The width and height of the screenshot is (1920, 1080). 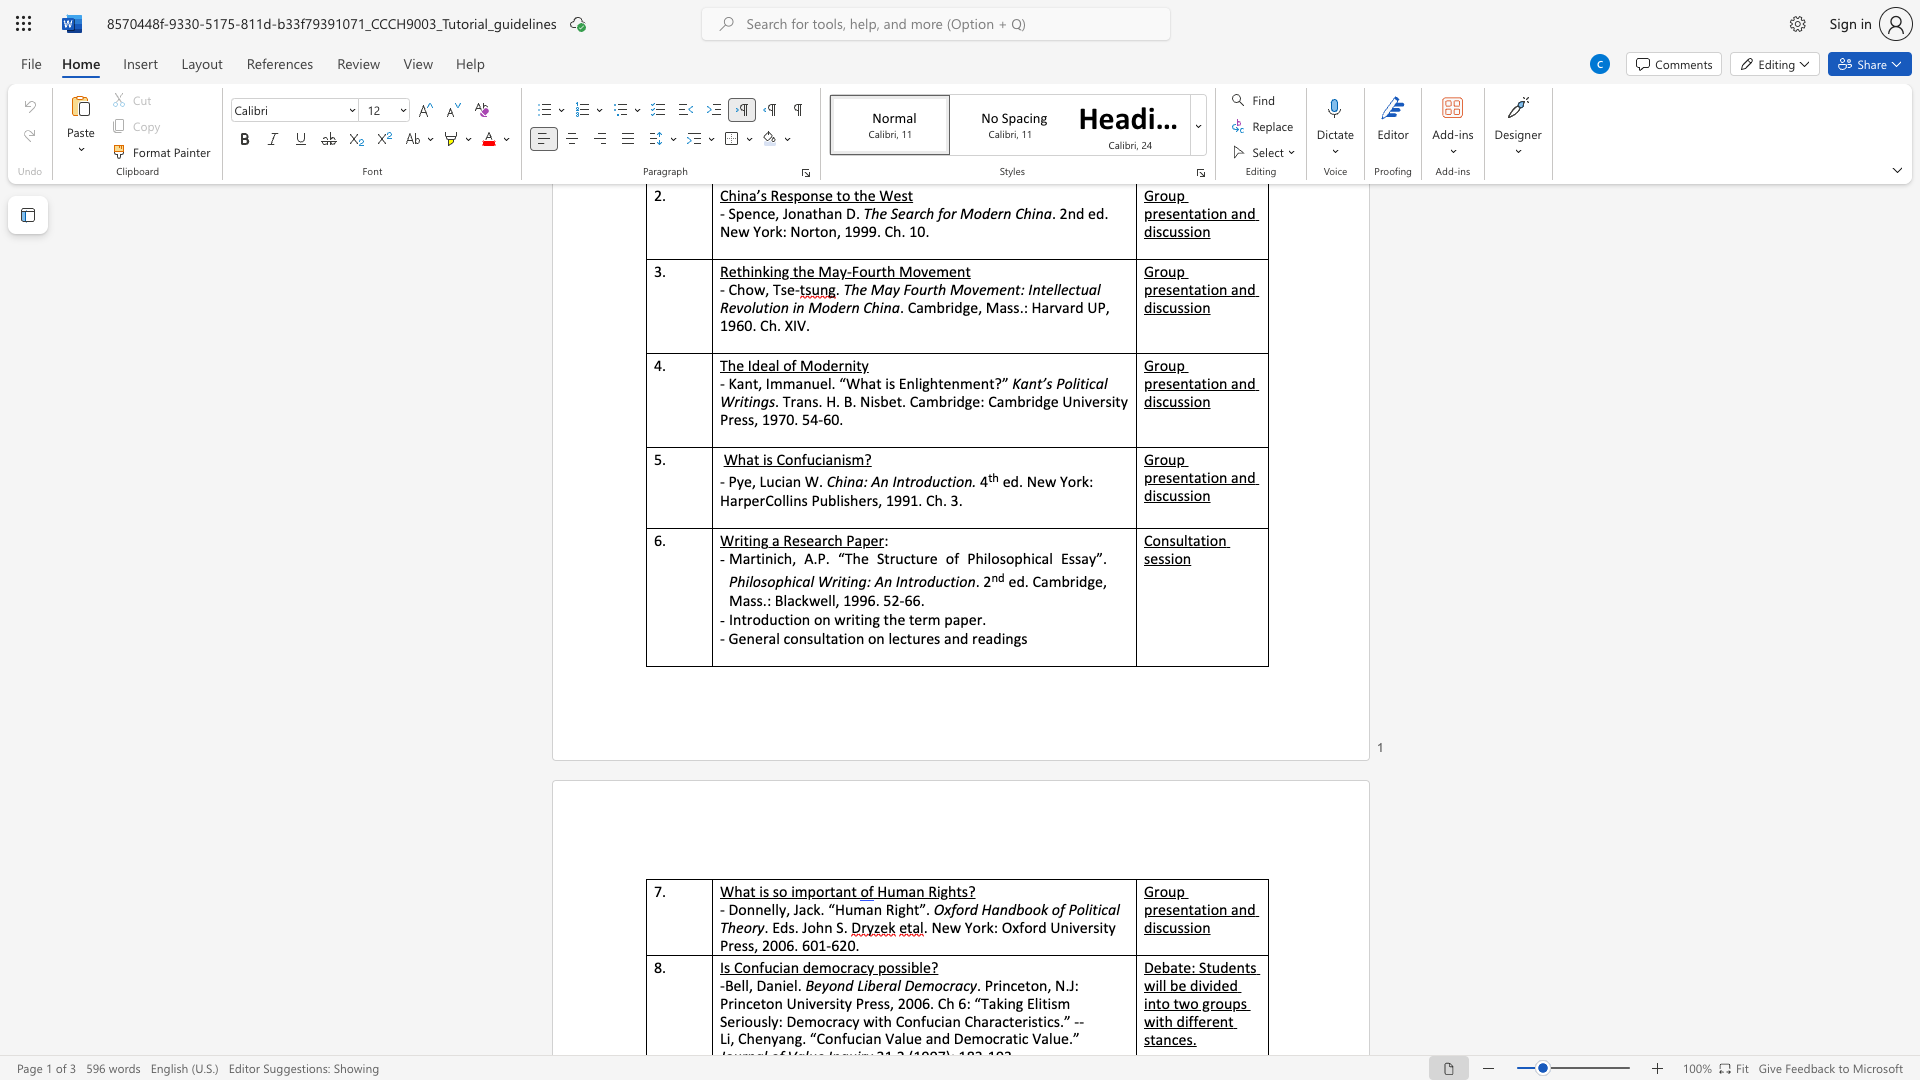 What do you see at coordinates (793, 1037) in the screenshot?
I see `the subset text "g. “Confucian Value and Democratic" within the text "Seriously: Democracy with Confucian Characteristics.” --Li, Chenyang. “Confucian Value and Democratic Value.”"` at bounding box center [793, 1037].